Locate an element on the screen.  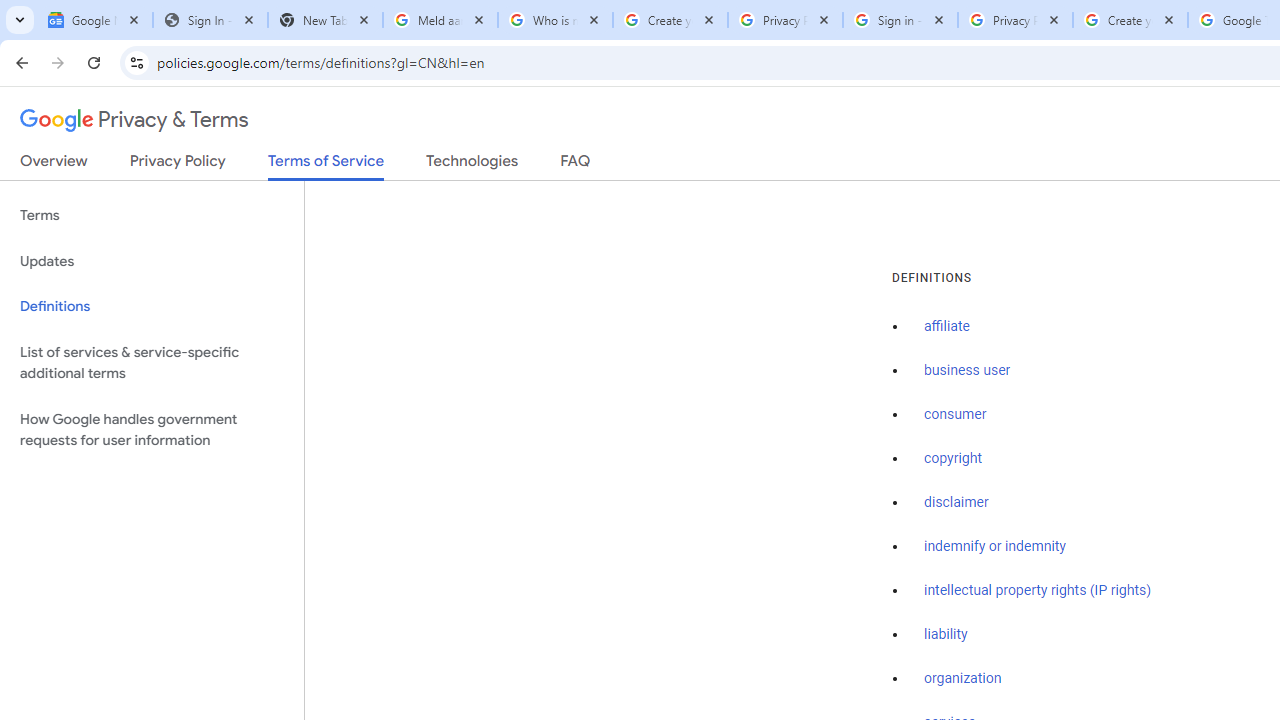
'affiliate' is located at coordinates (946, 326).